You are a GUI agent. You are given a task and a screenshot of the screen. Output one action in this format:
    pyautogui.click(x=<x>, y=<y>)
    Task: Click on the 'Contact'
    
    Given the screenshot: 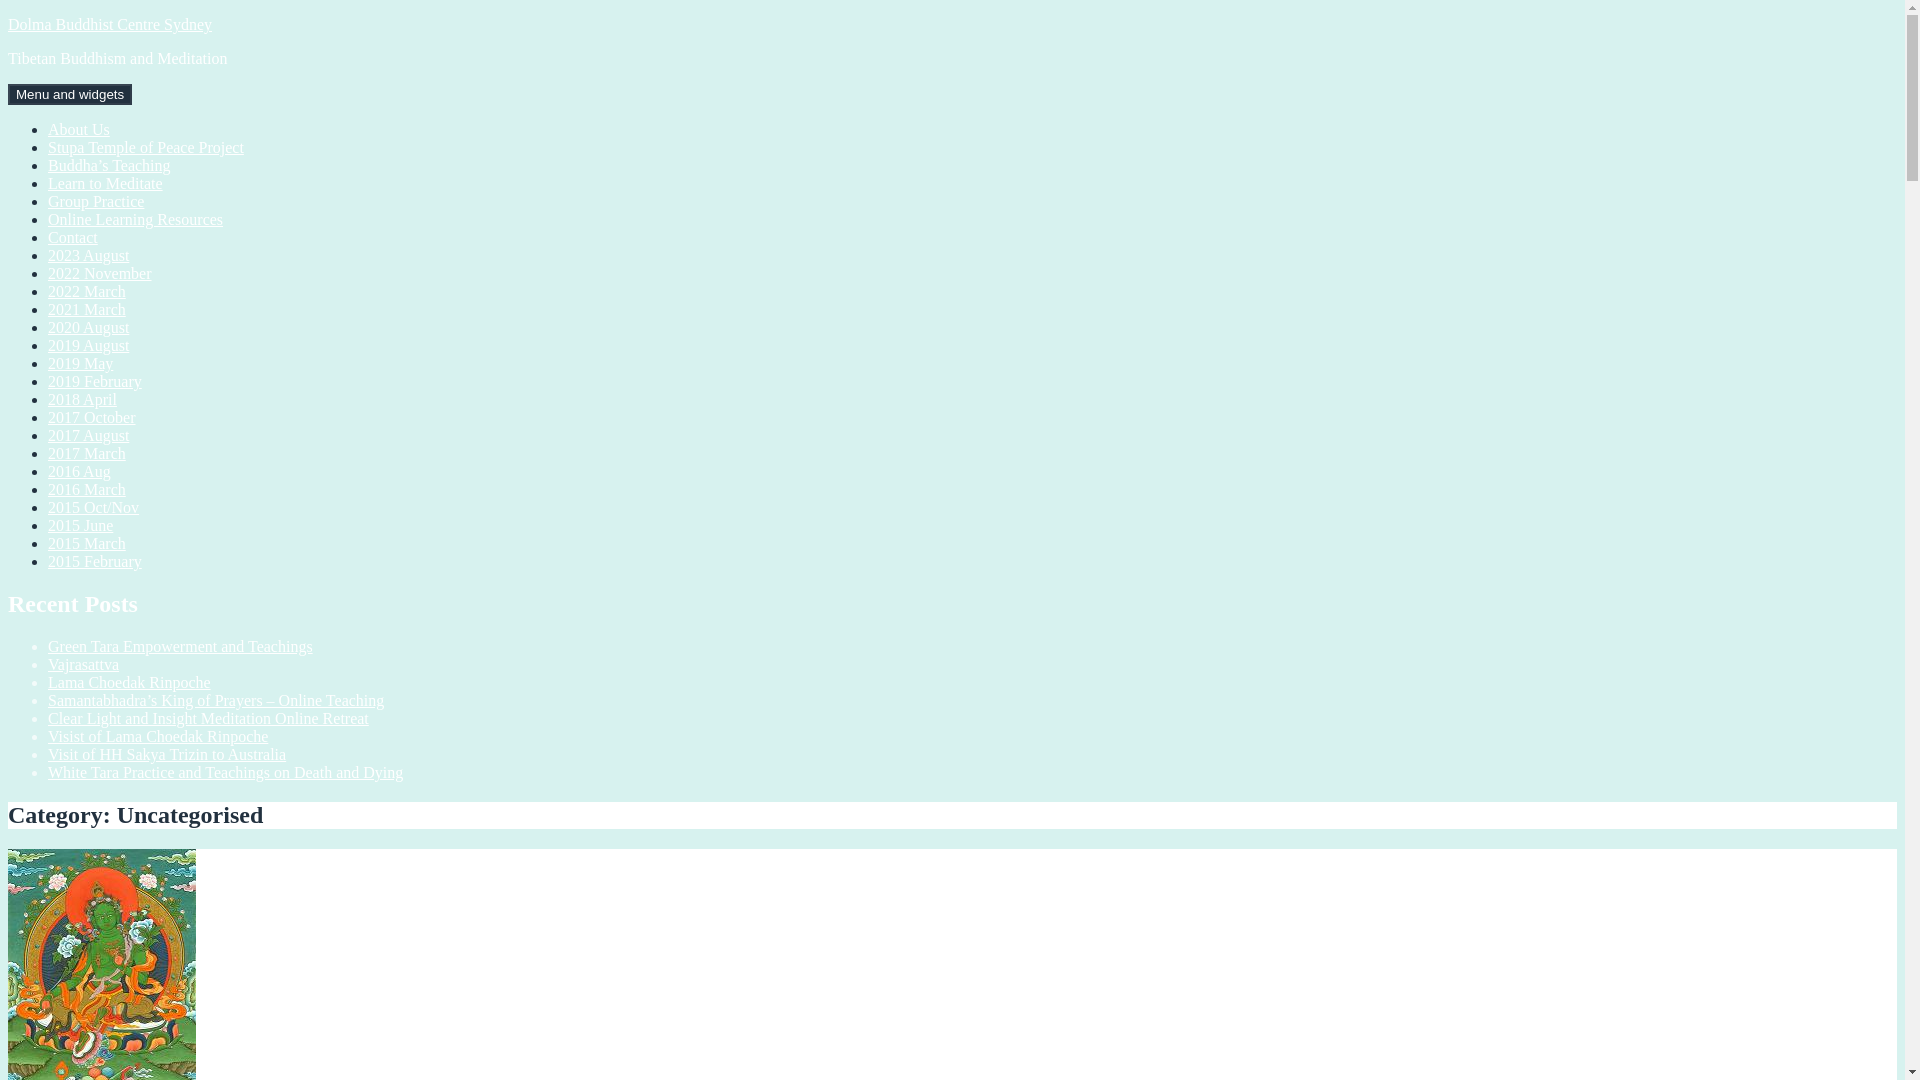 What is the action you would take?
    pyautogui.click(x=72, y=236)
    